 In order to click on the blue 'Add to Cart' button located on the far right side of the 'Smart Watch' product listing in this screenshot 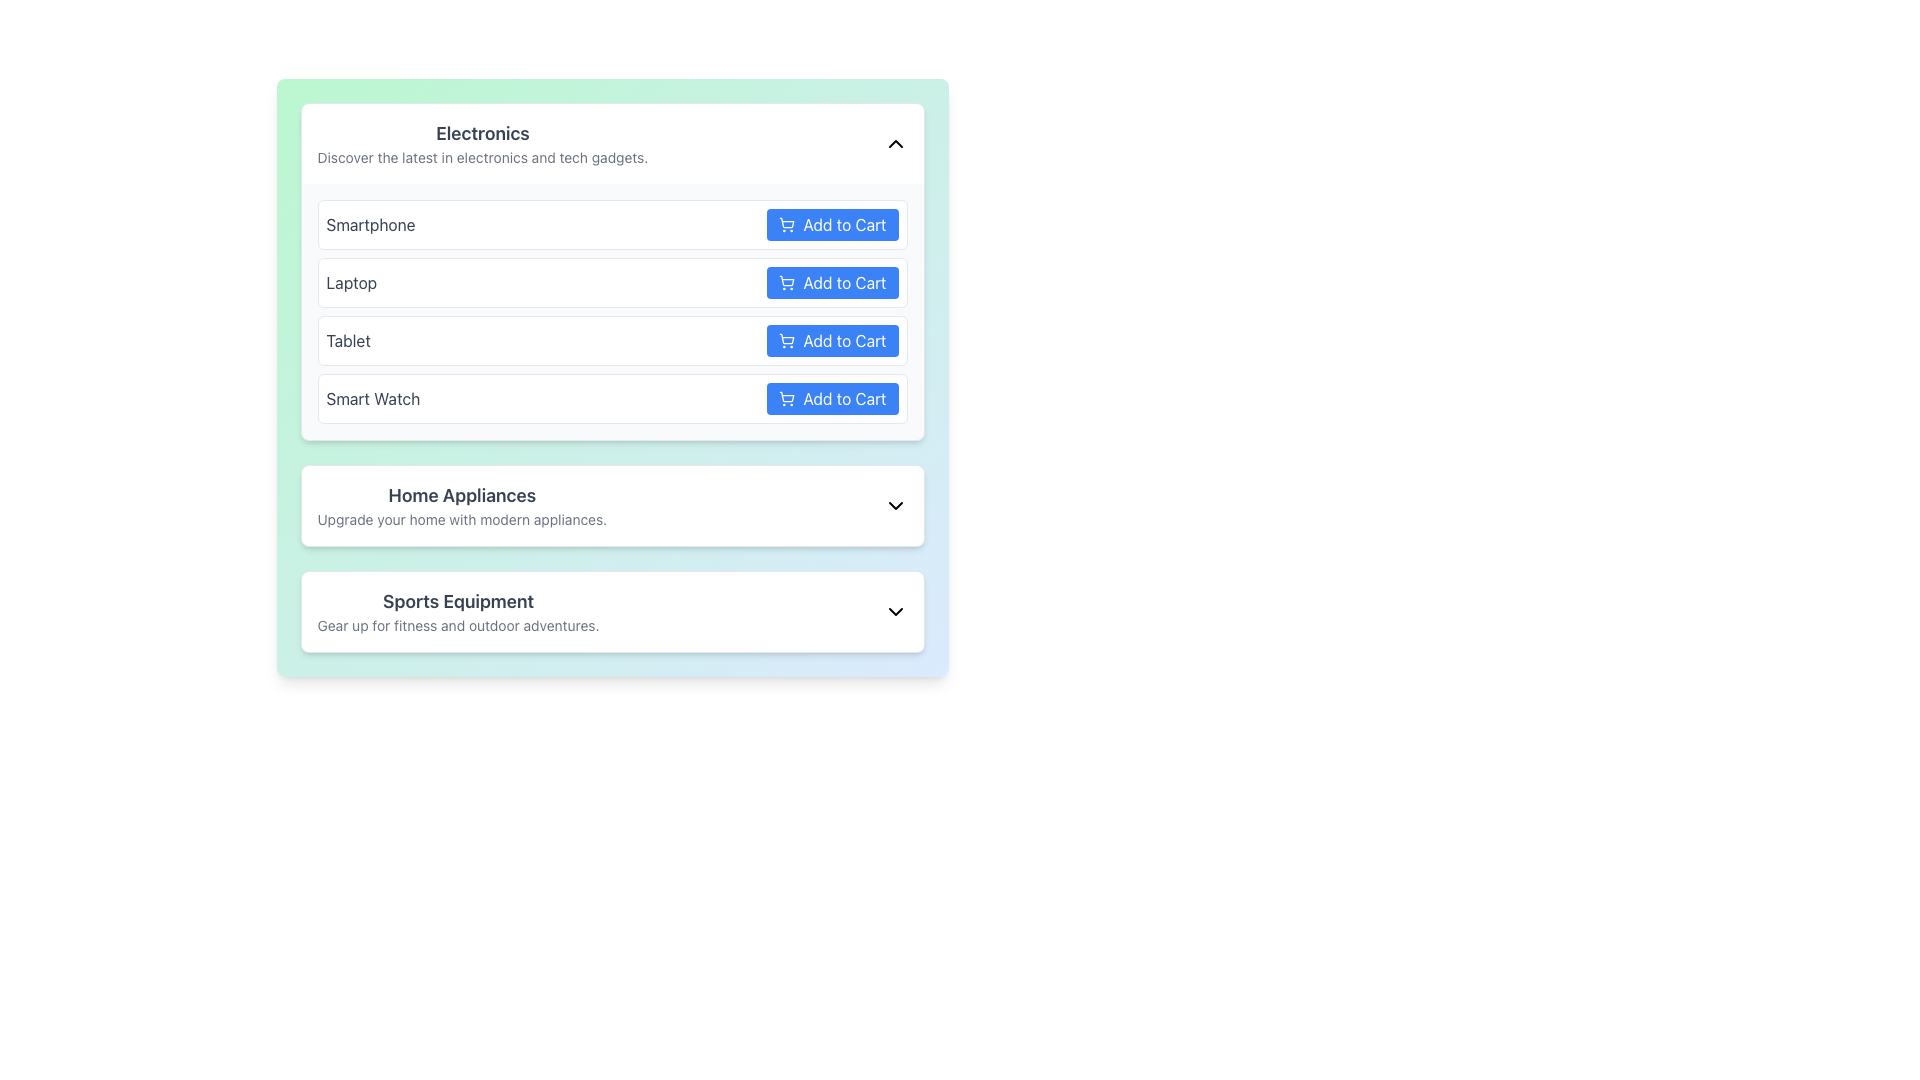, I will do `click(832, 398)`.